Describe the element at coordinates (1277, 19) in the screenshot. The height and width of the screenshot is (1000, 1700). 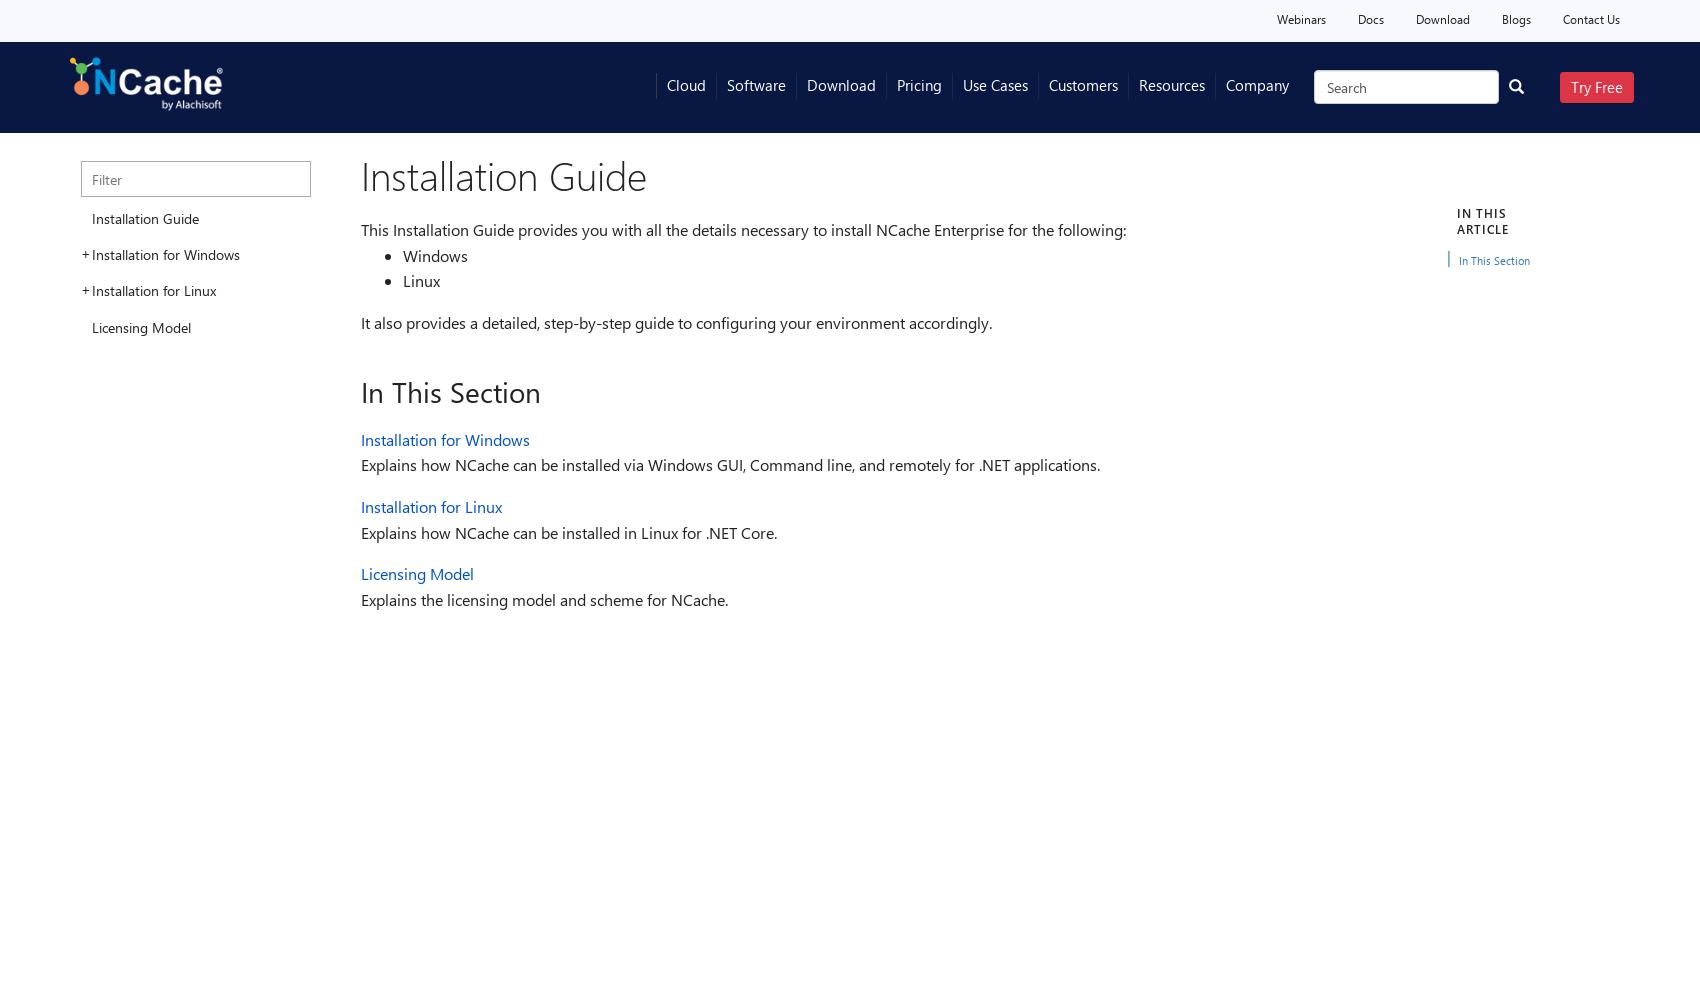
I see `'Webinars'` at that location.